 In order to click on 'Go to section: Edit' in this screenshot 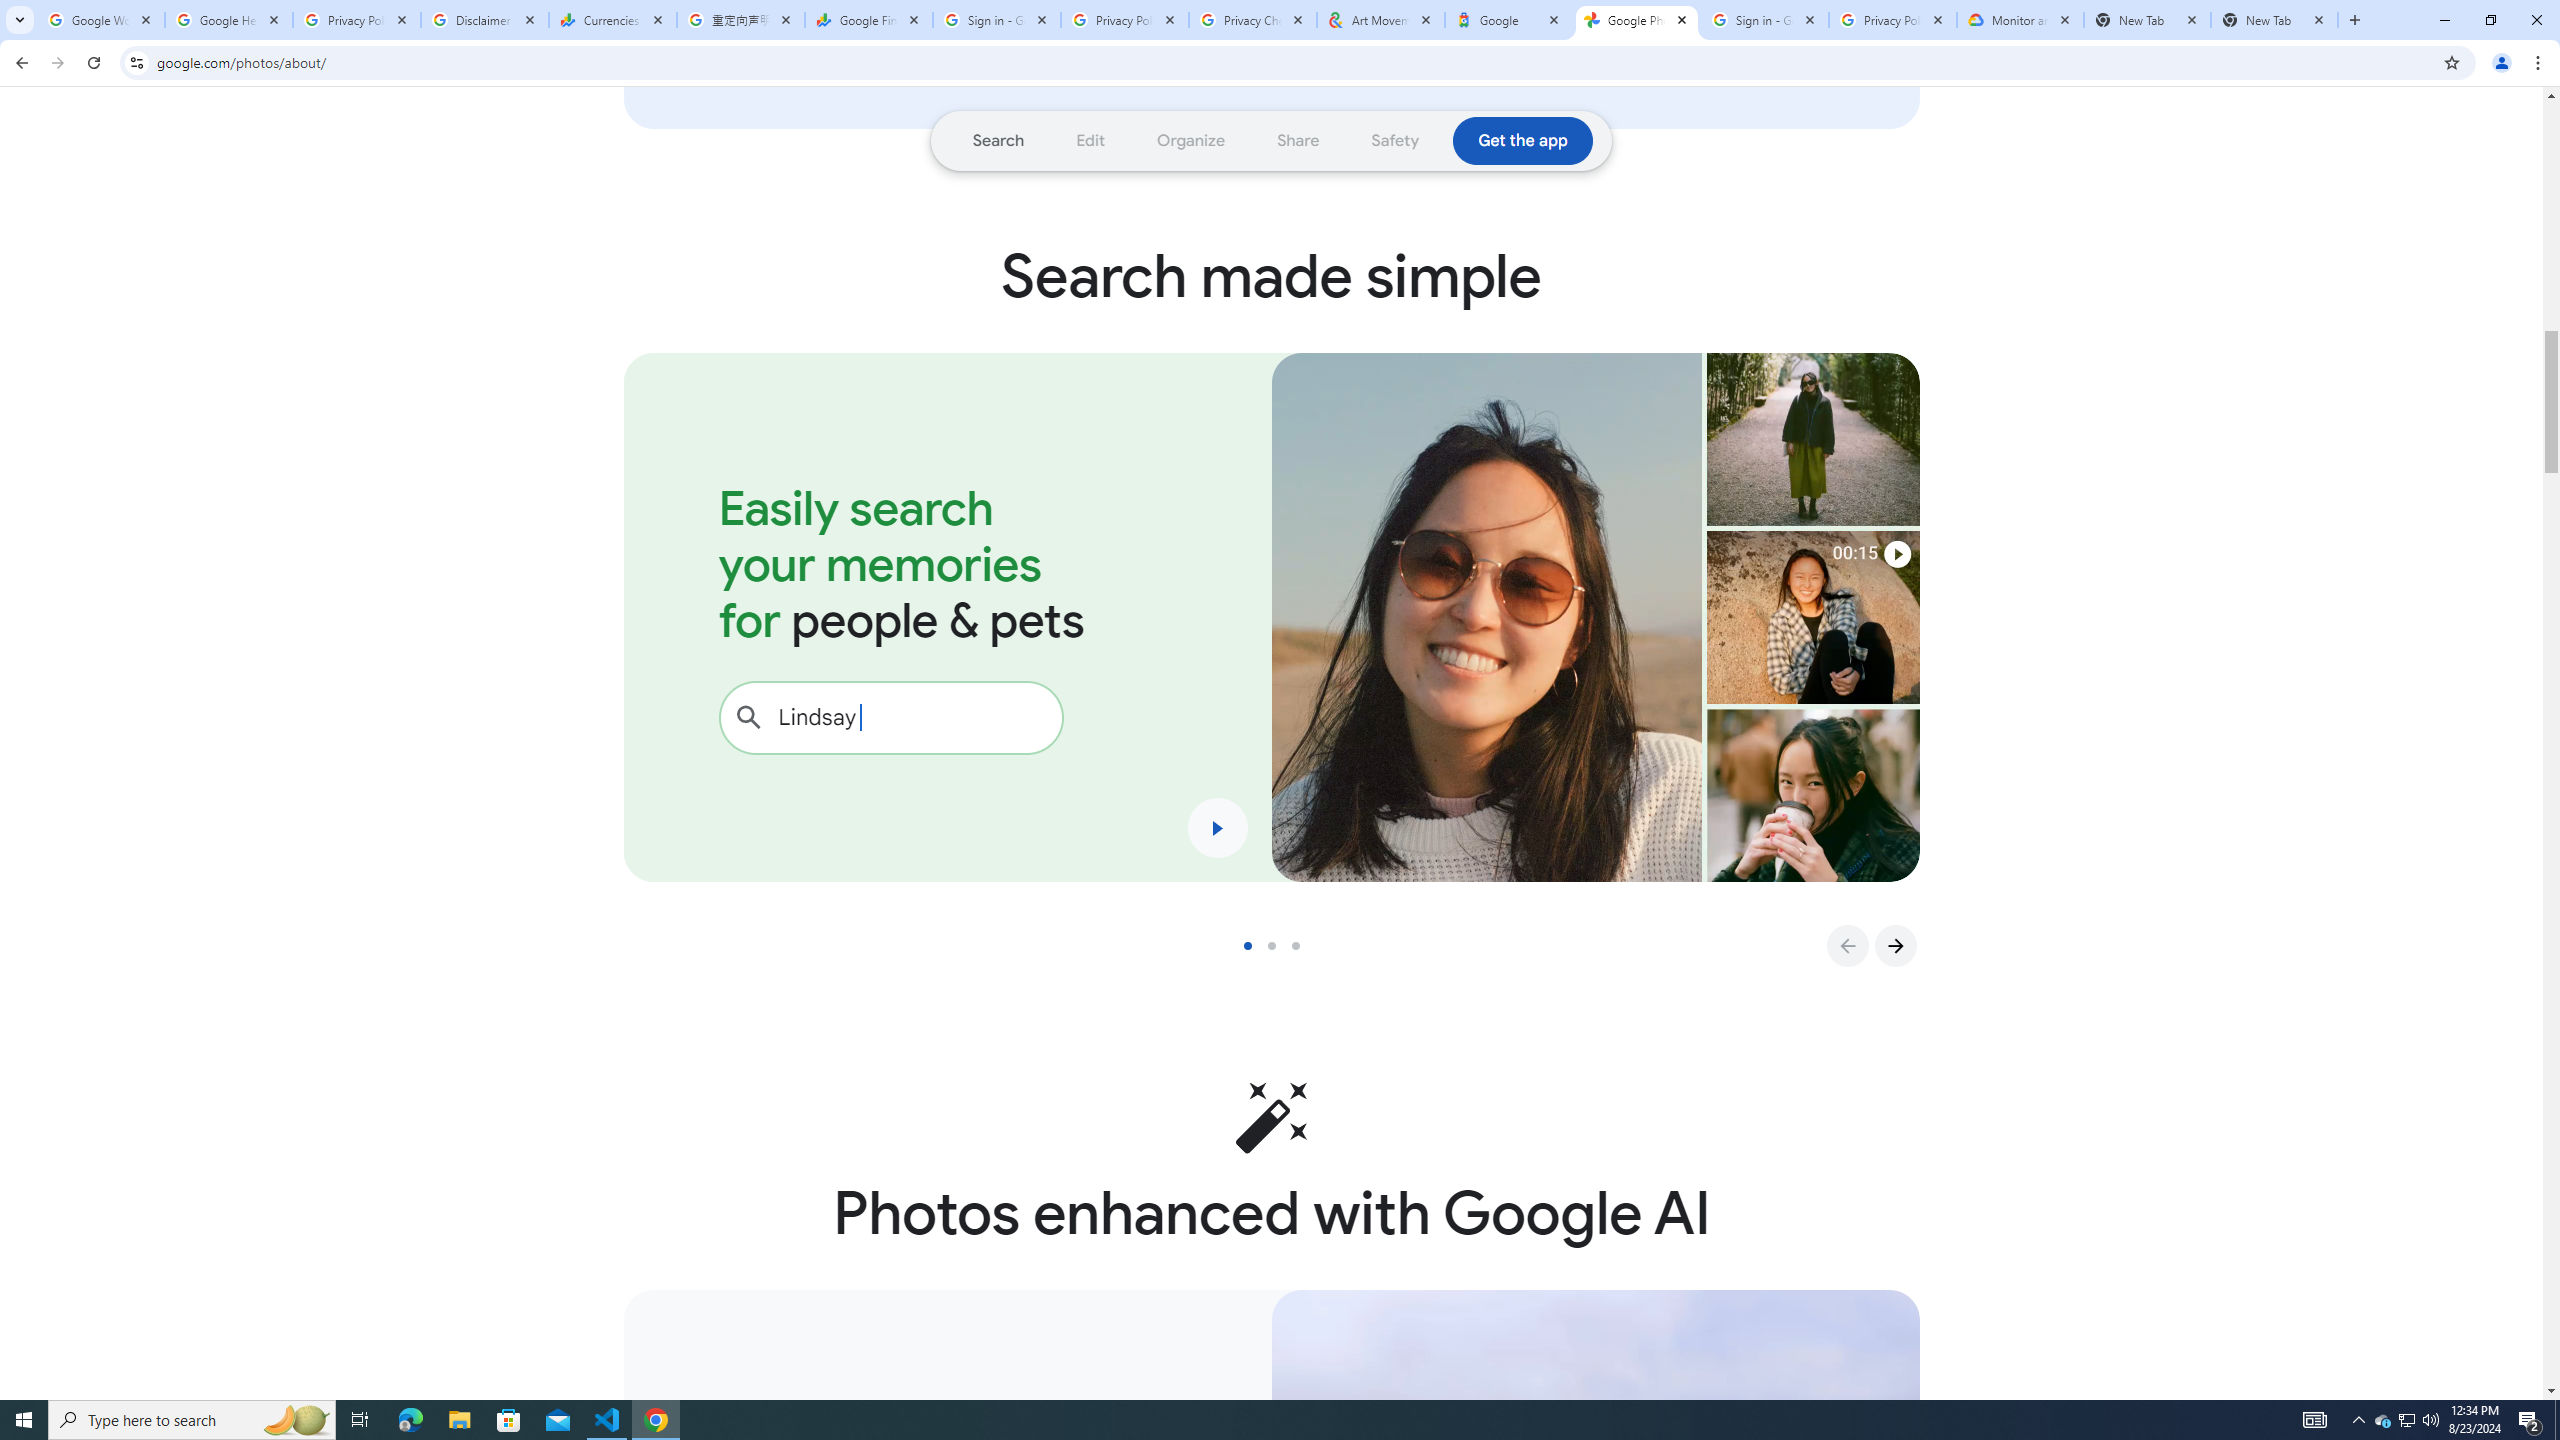, I will do `click(1091, 141)`.